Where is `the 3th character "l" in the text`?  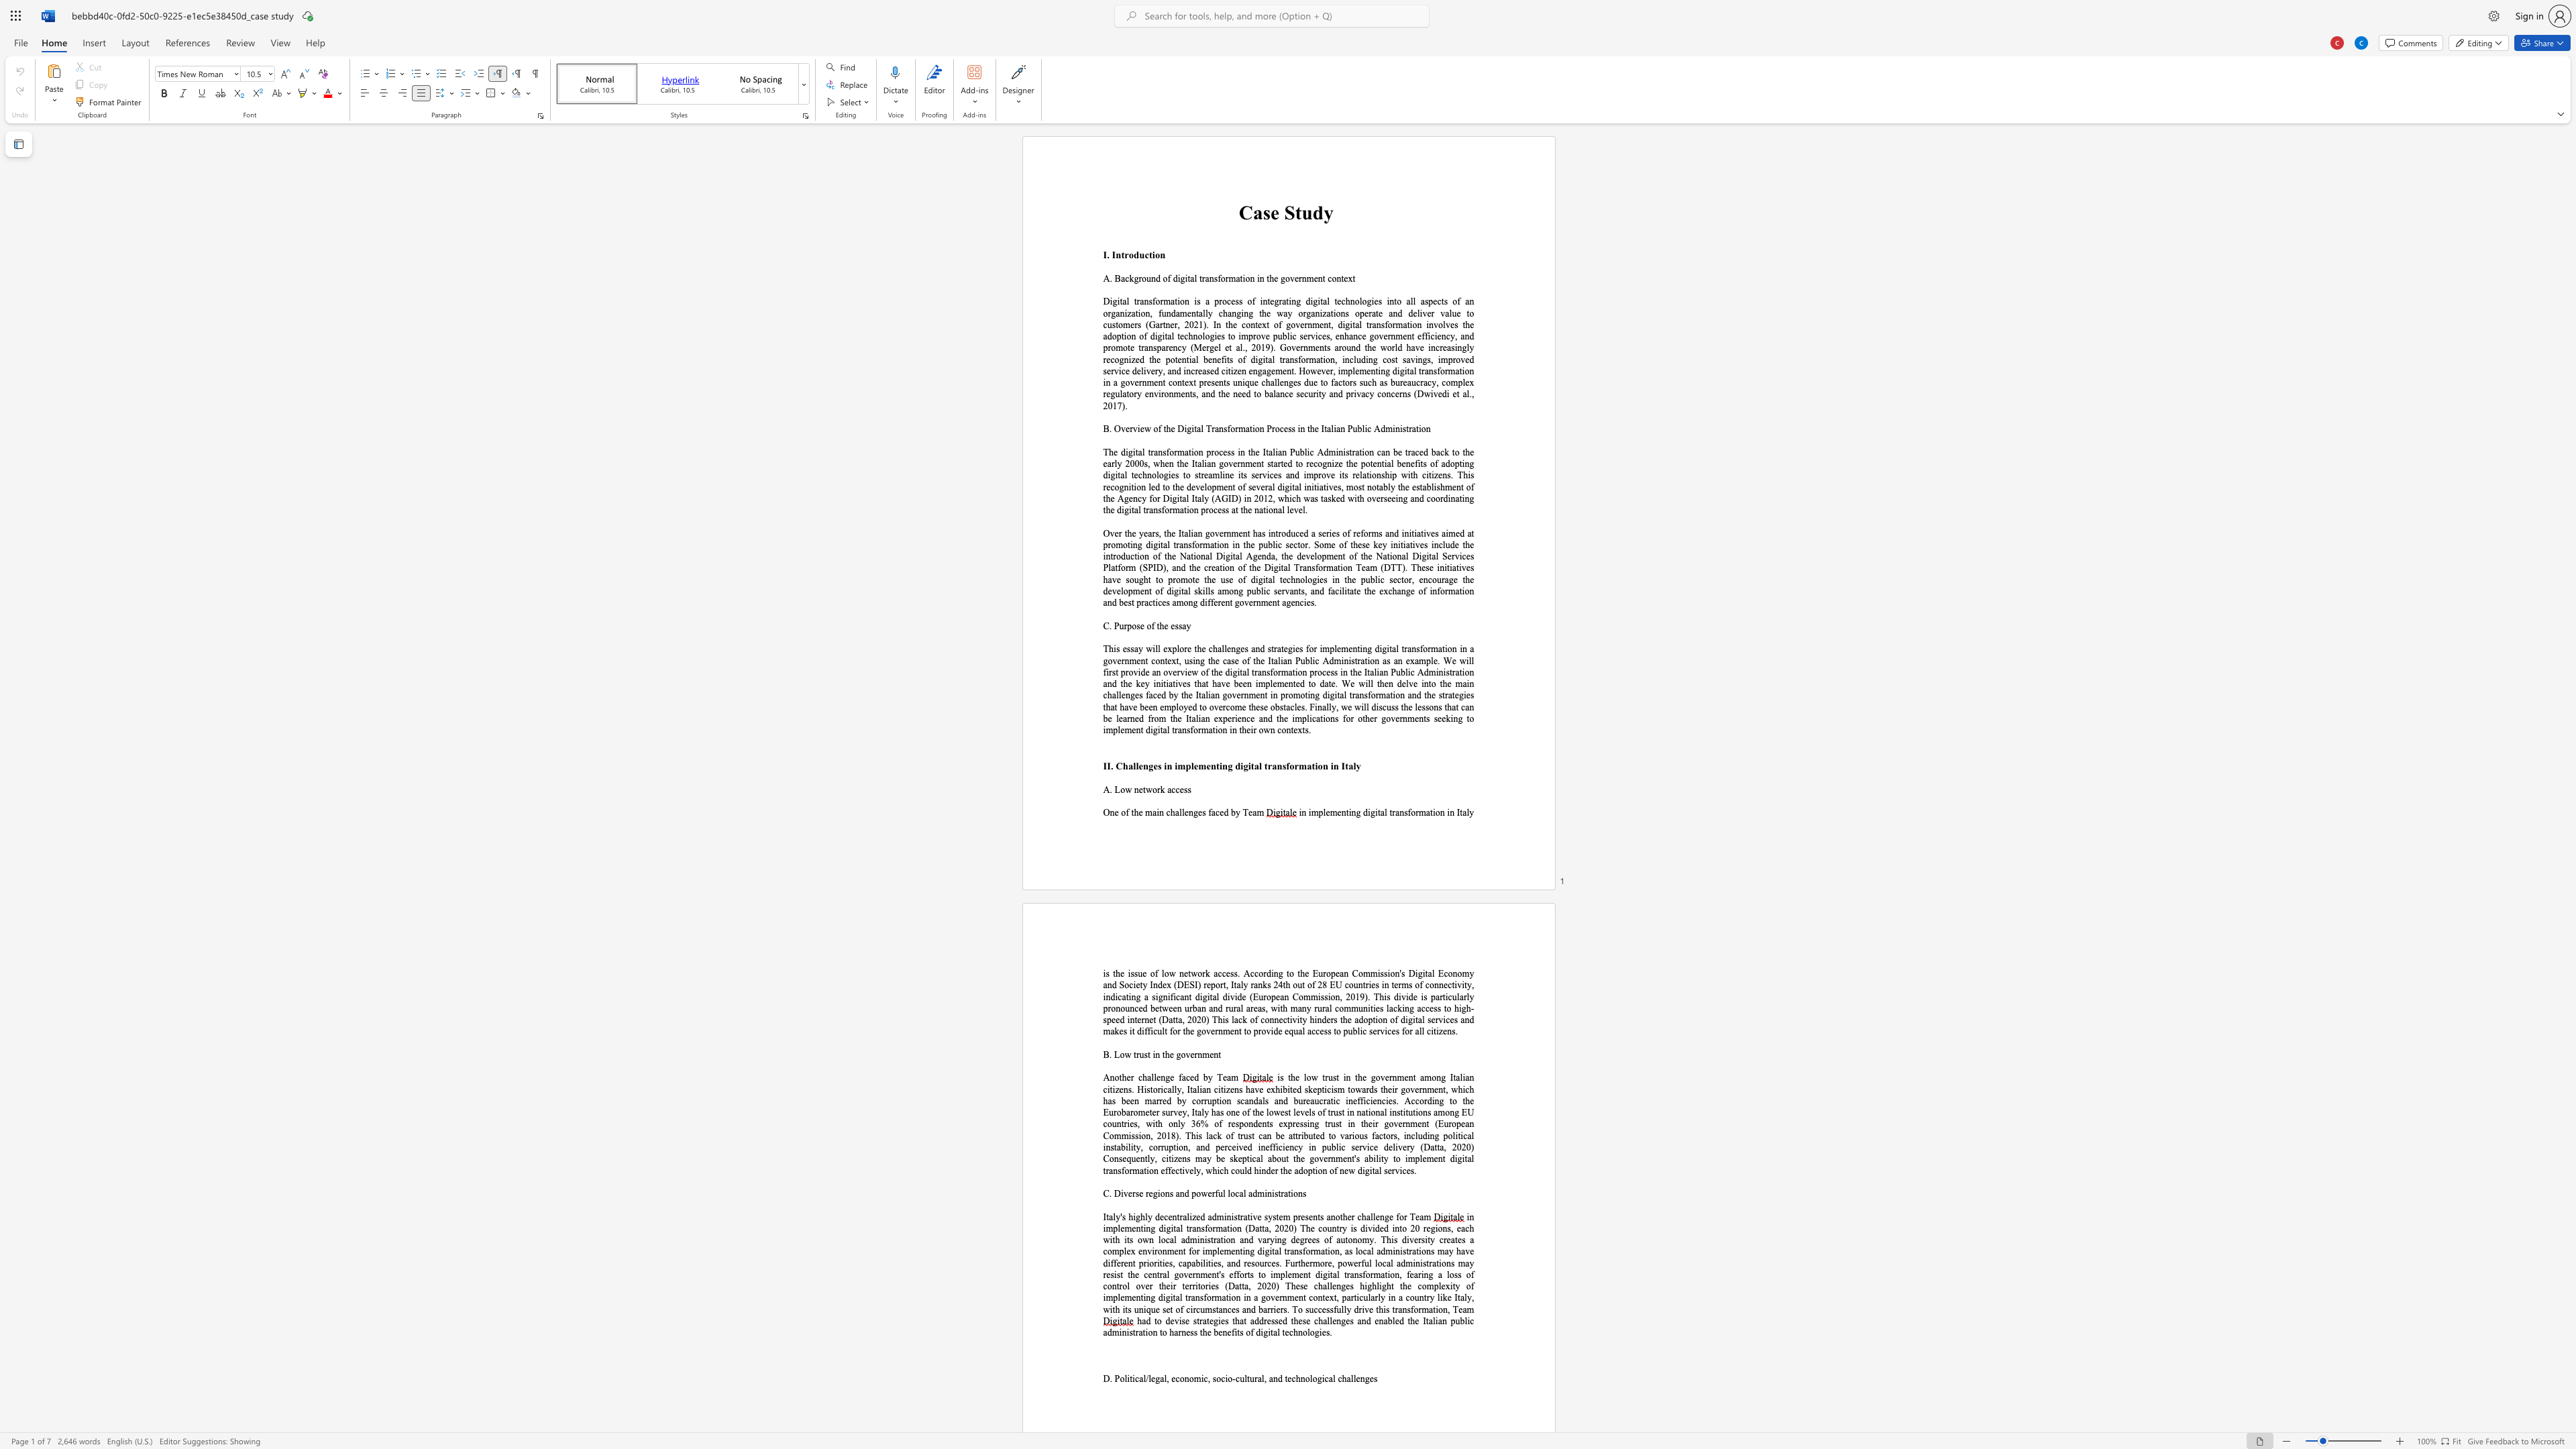
the 3th character "l" in the text is located at coordinates (1244, 1193).